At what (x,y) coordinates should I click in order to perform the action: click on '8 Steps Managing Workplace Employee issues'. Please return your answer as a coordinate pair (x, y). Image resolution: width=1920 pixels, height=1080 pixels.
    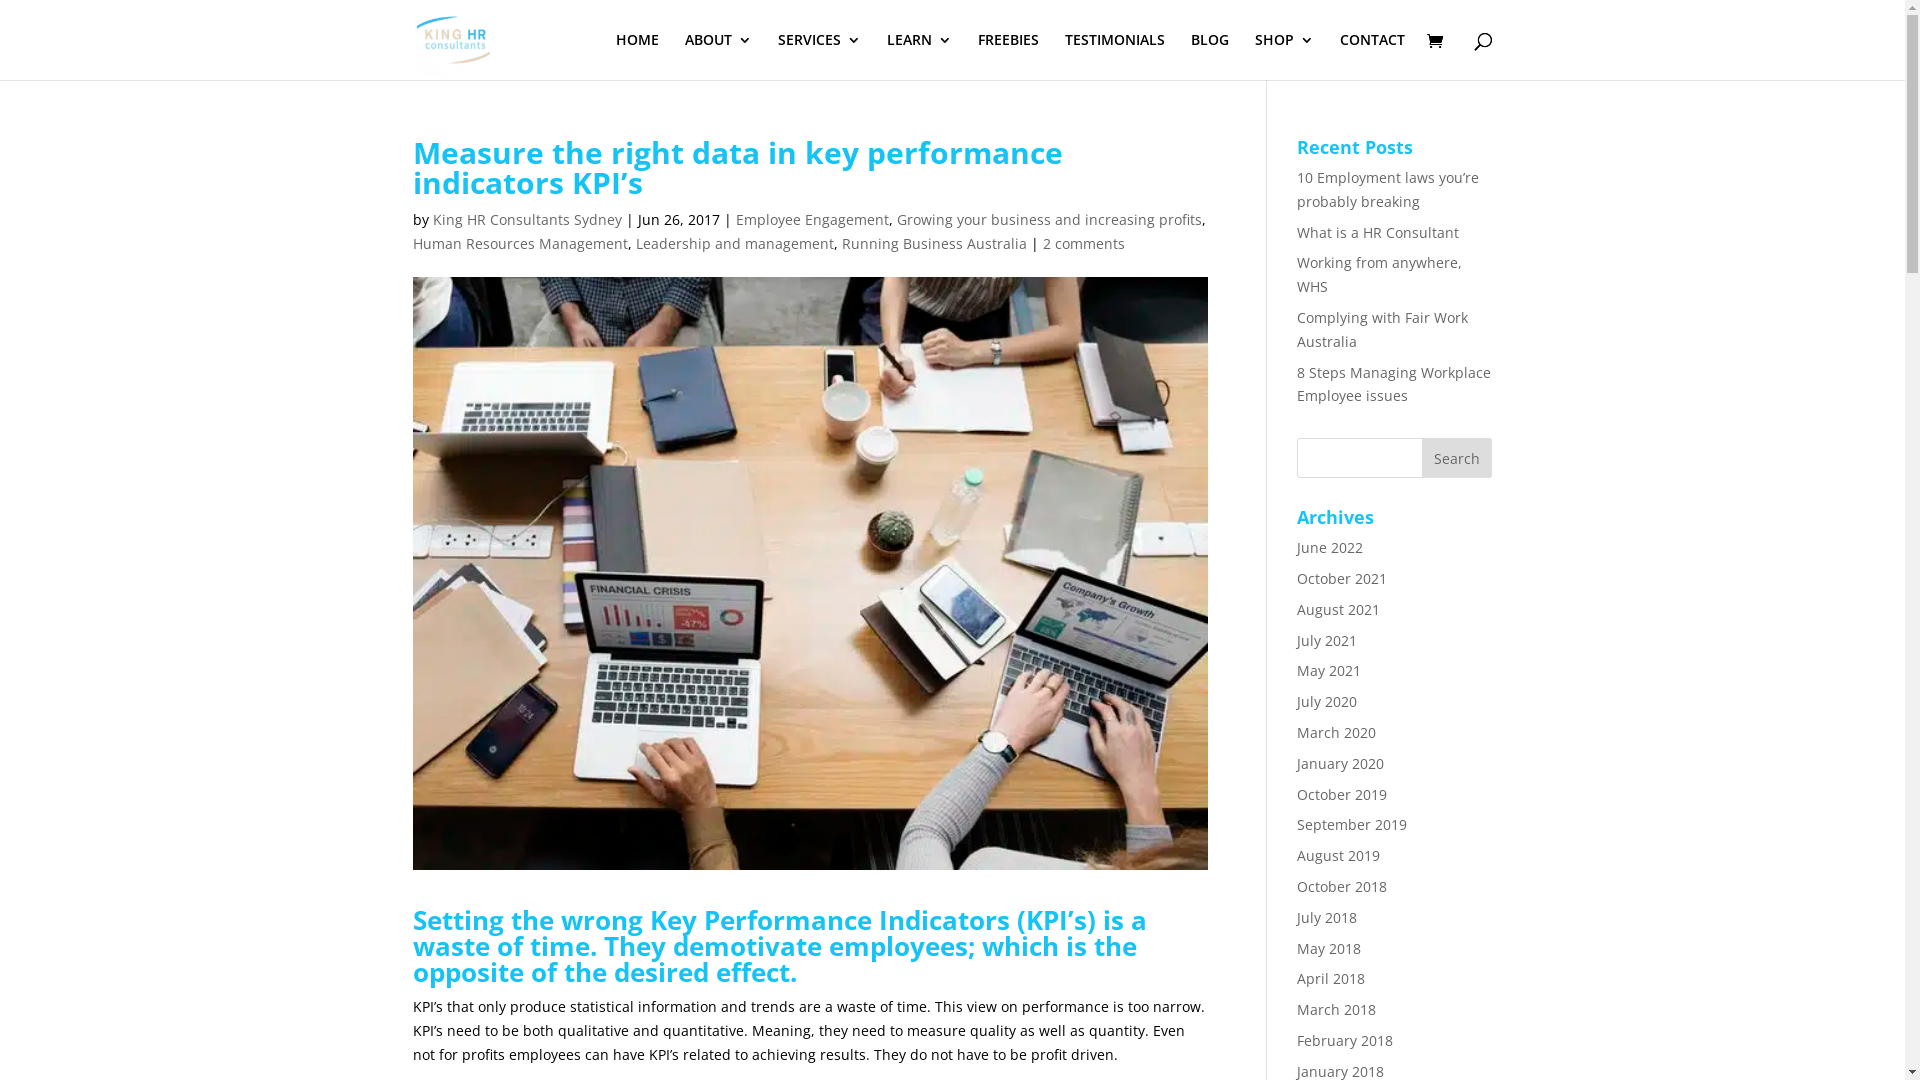
    Looking at the image, I should click on (1392, 384).